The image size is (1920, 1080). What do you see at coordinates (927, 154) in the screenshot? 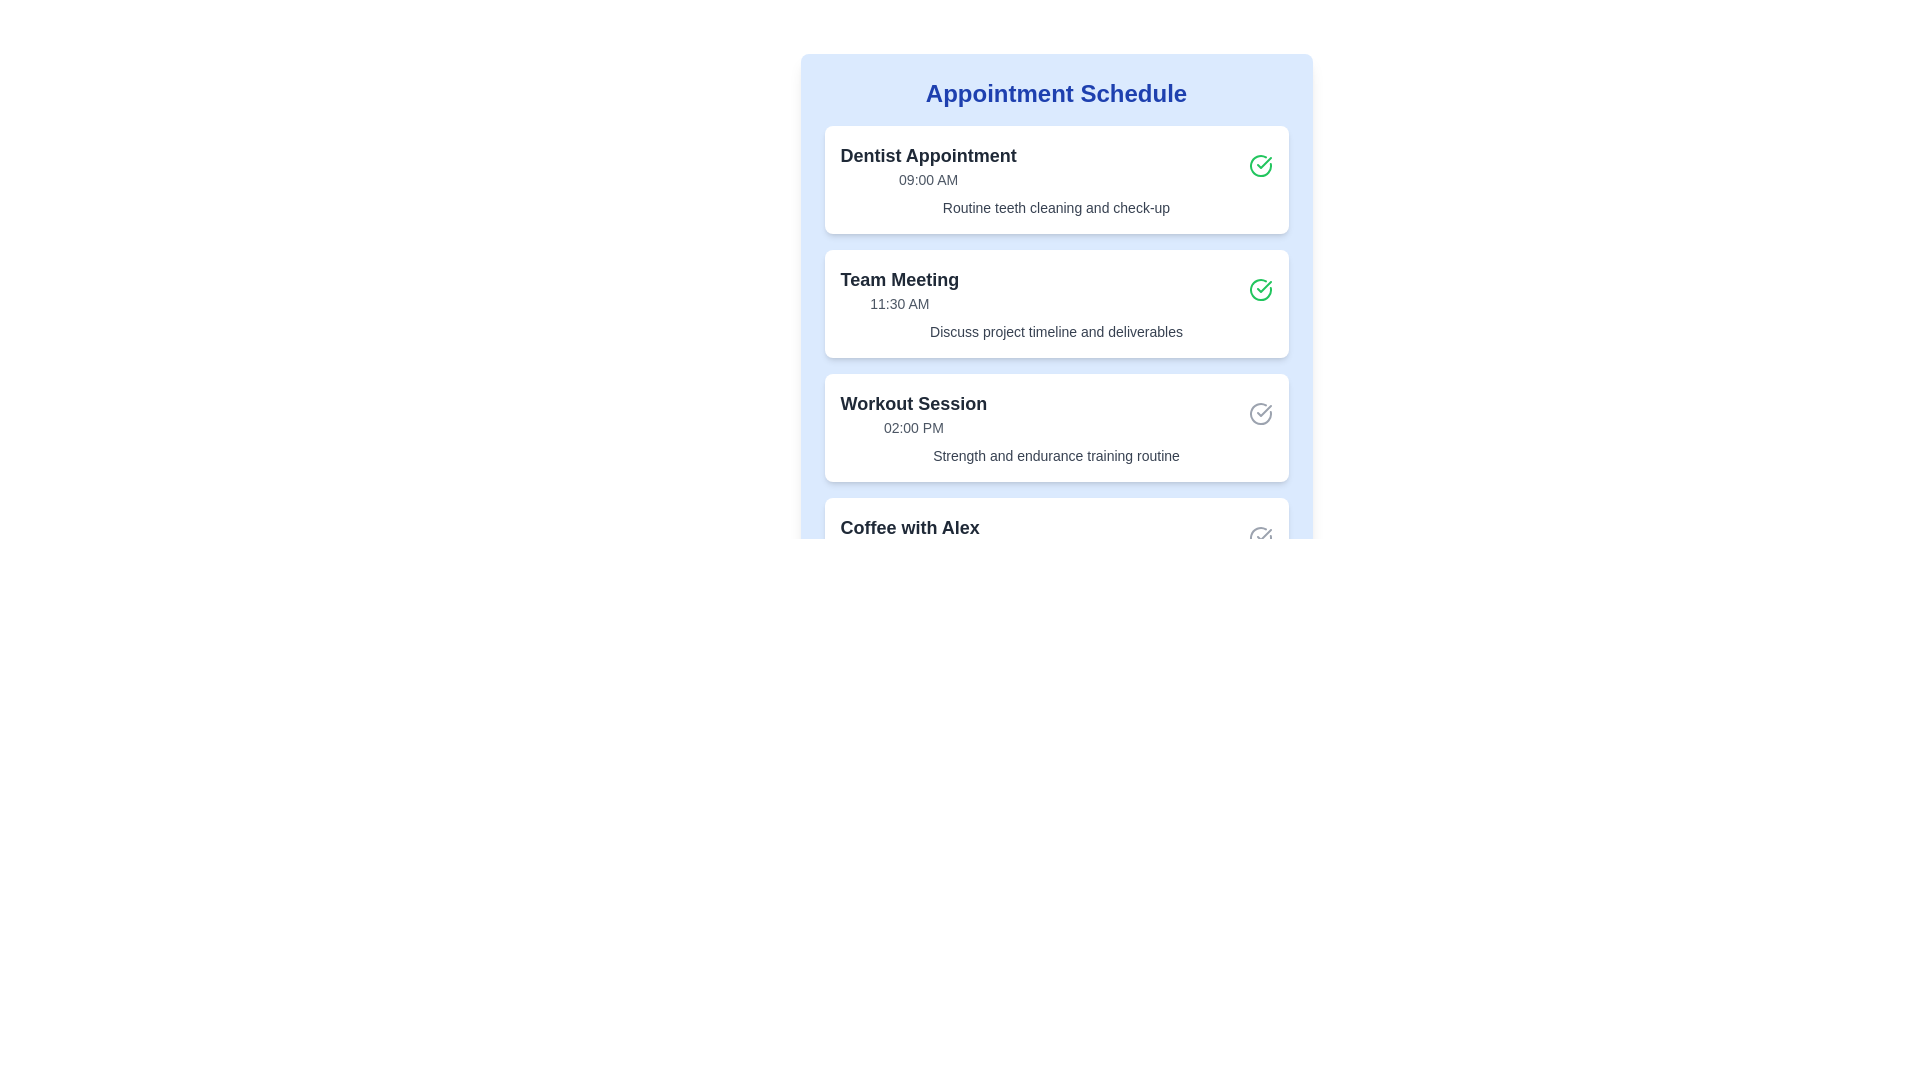
I see `the 'Dentist Appointment' text label element, which is displayed in bold, large-sized, dark gray font as part of an appointment card, positioned above the appointment time '09:00 AM'` at bounding box center [927, 154].